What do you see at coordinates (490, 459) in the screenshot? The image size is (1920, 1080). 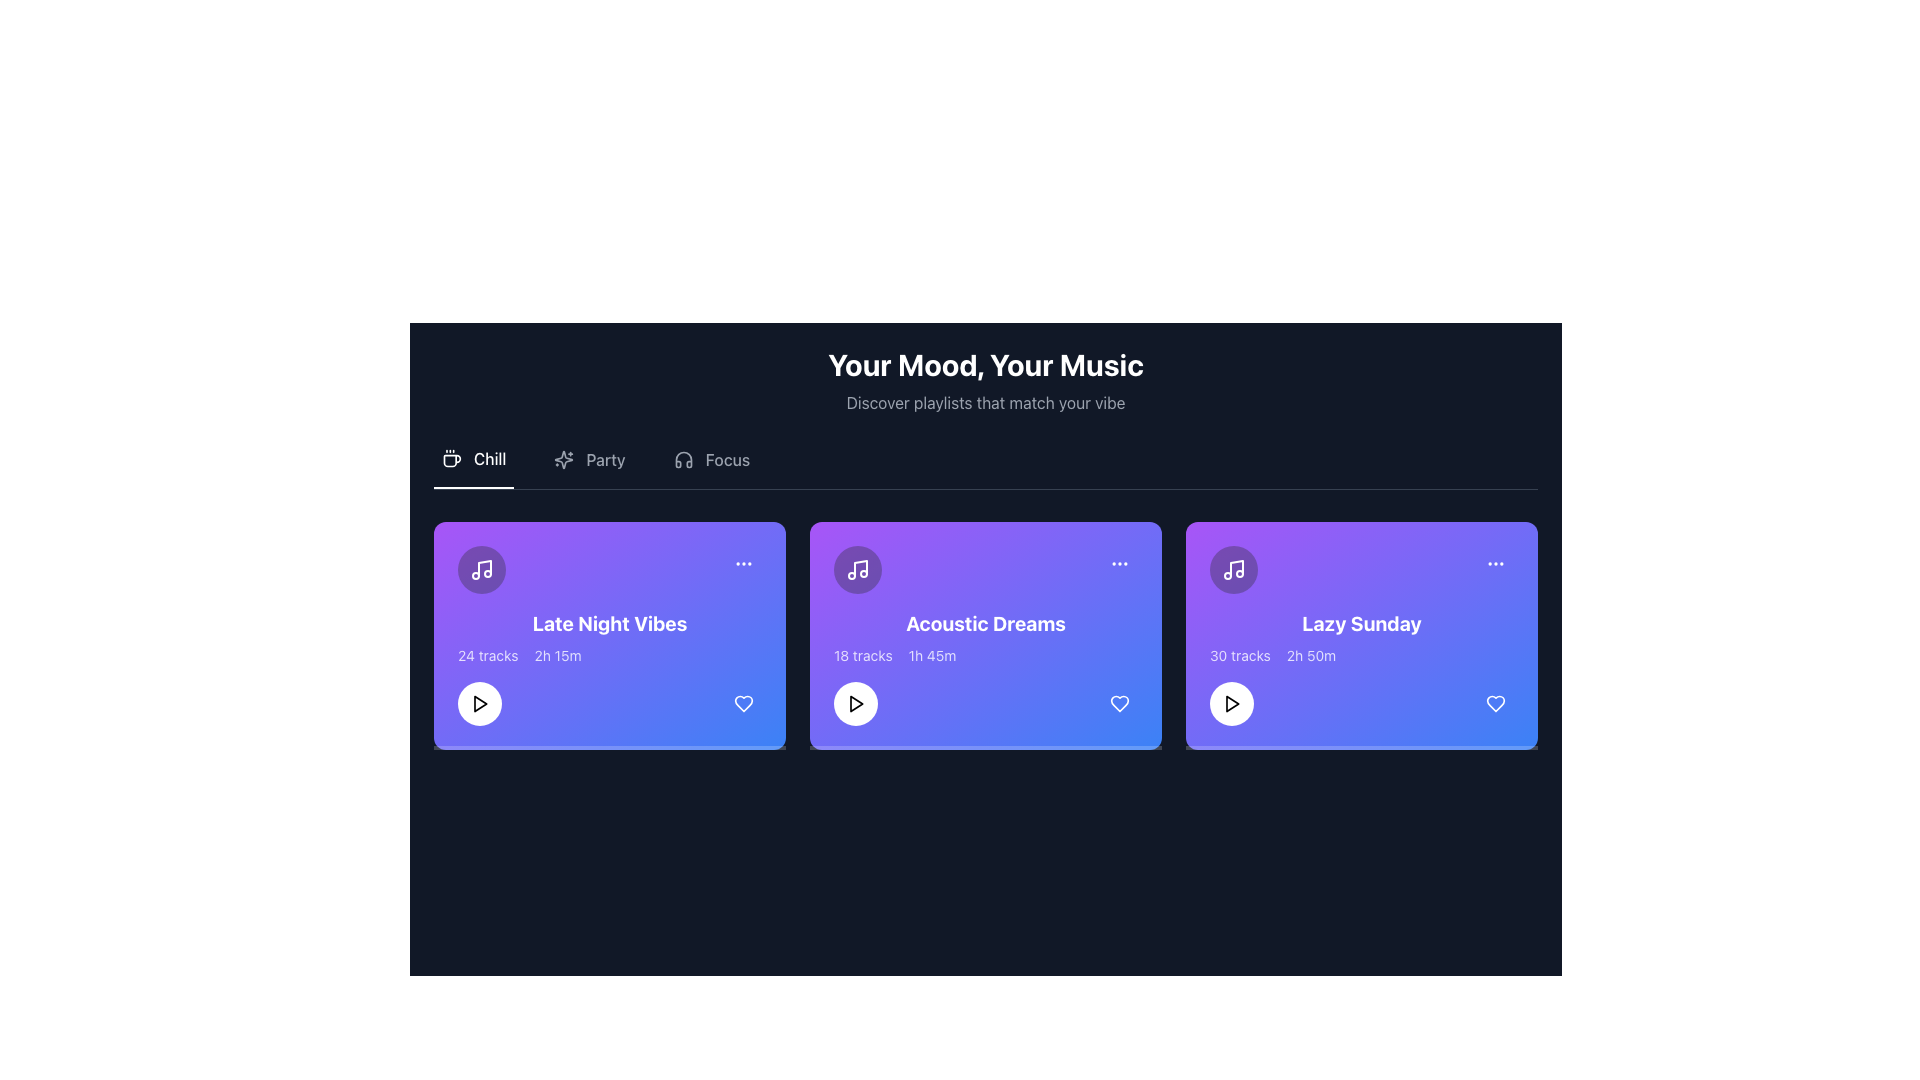 I see `the 'Chill' text label in the navigation bar` at bounding box center [490, 459].